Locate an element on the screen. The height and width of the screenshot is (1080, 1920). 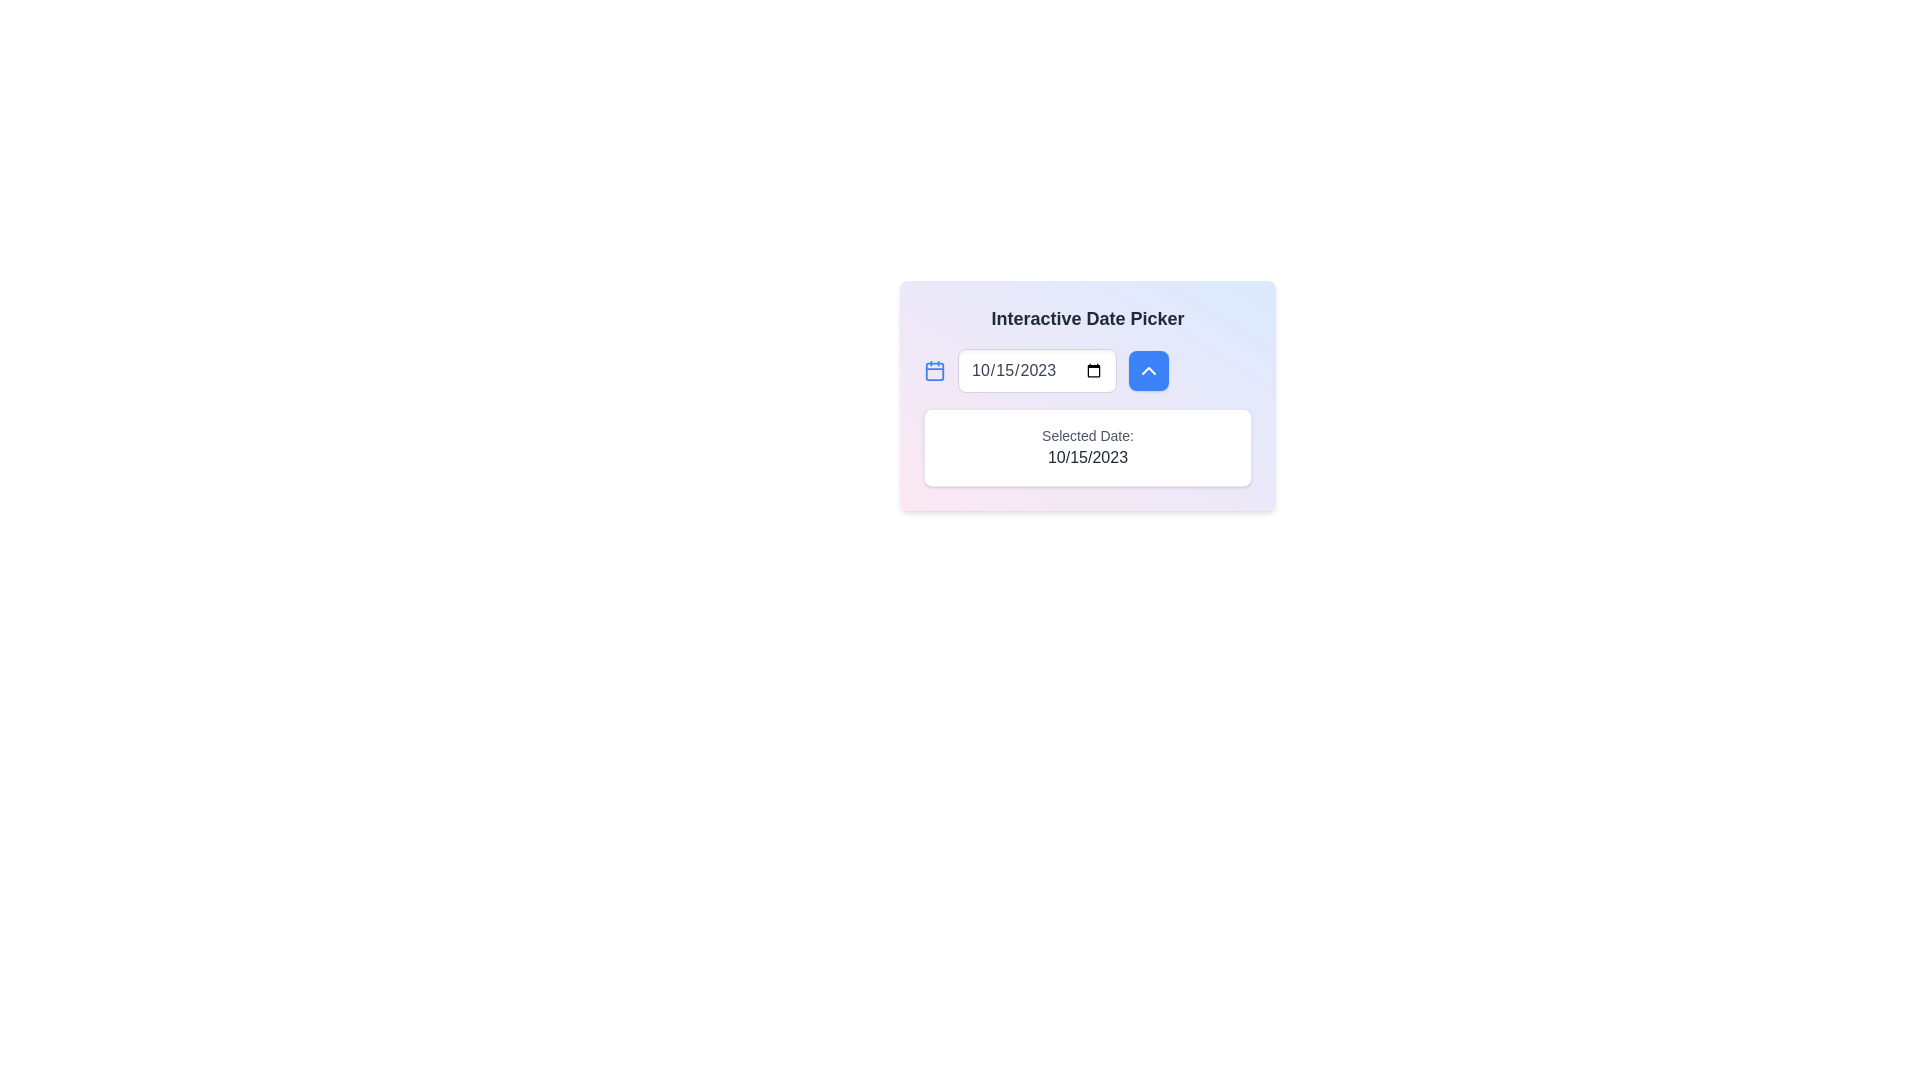
the date picker input field to focus on it for date entry or selection is located at coordinates (1037, 370).